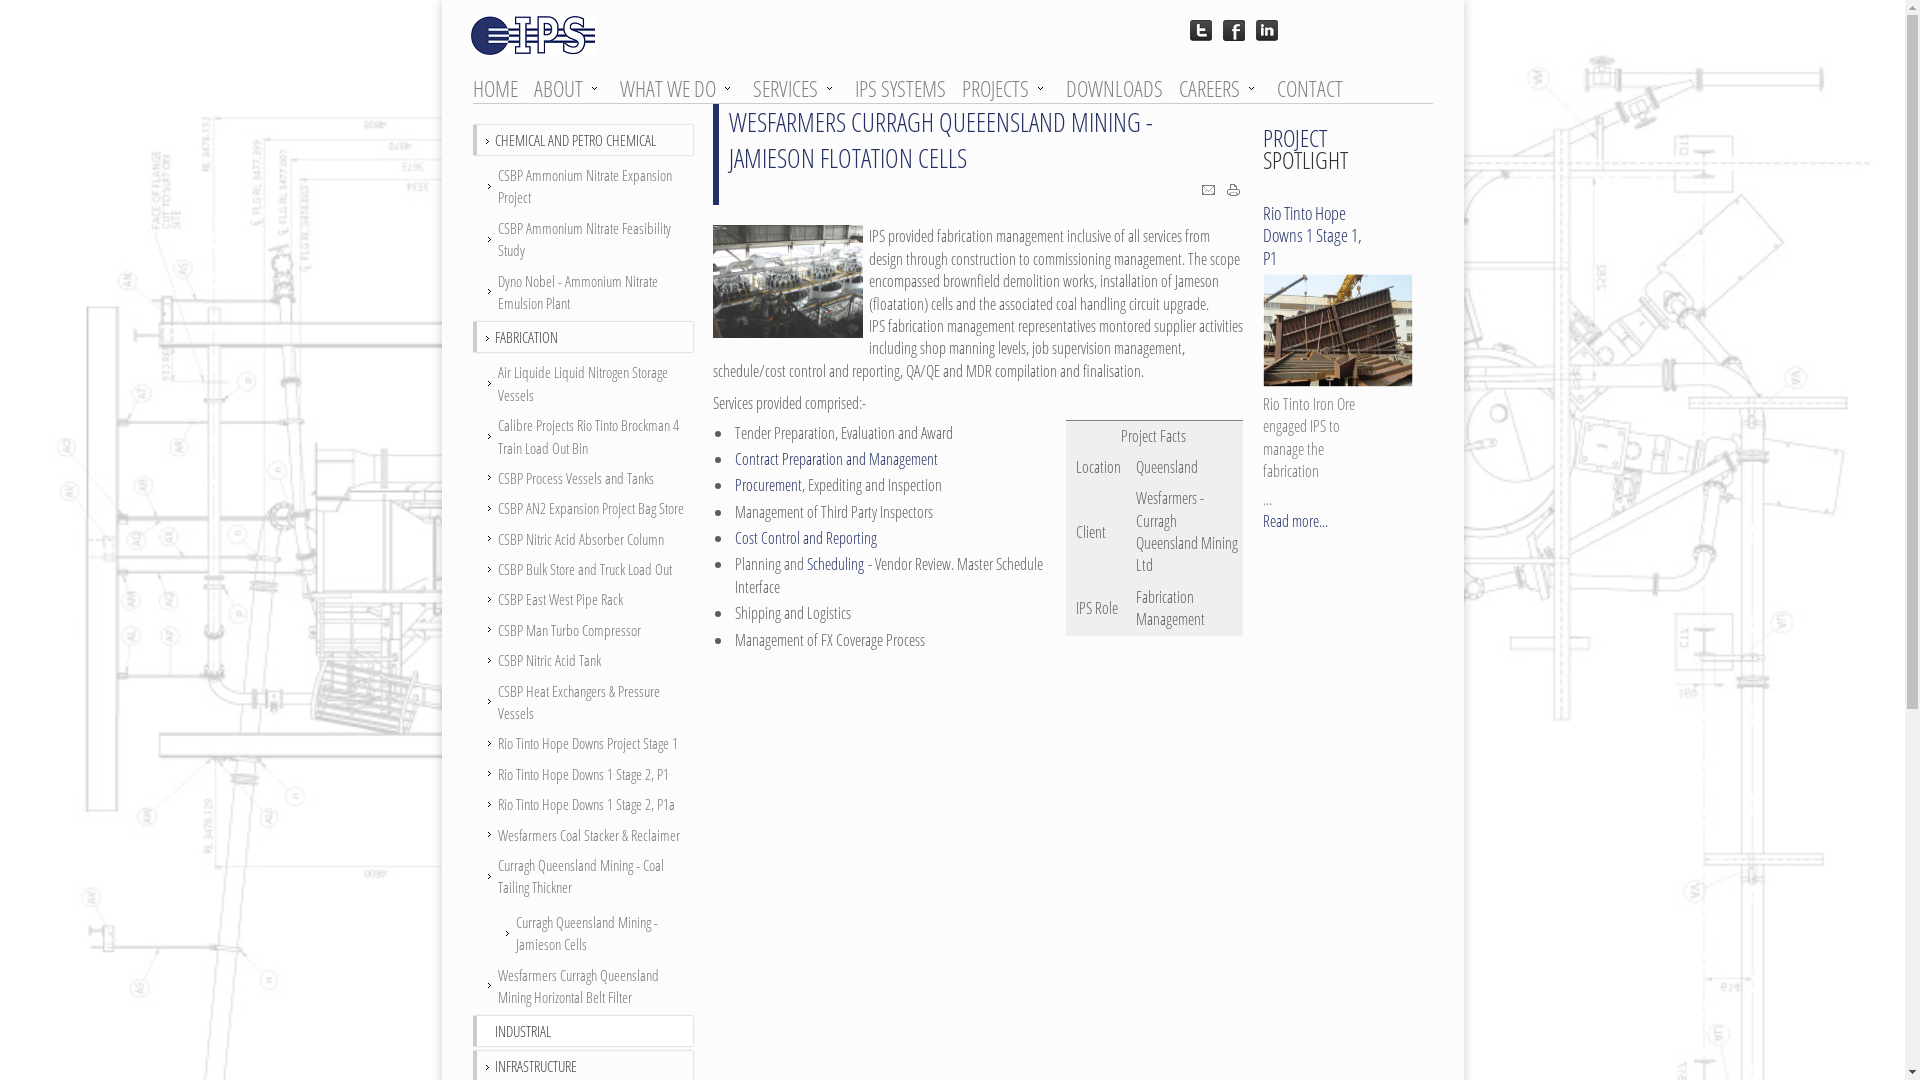 Image resolution: width=1920 pixels, height=1080 pixels. I want to click on 'Read more...', so click(1294, 519).